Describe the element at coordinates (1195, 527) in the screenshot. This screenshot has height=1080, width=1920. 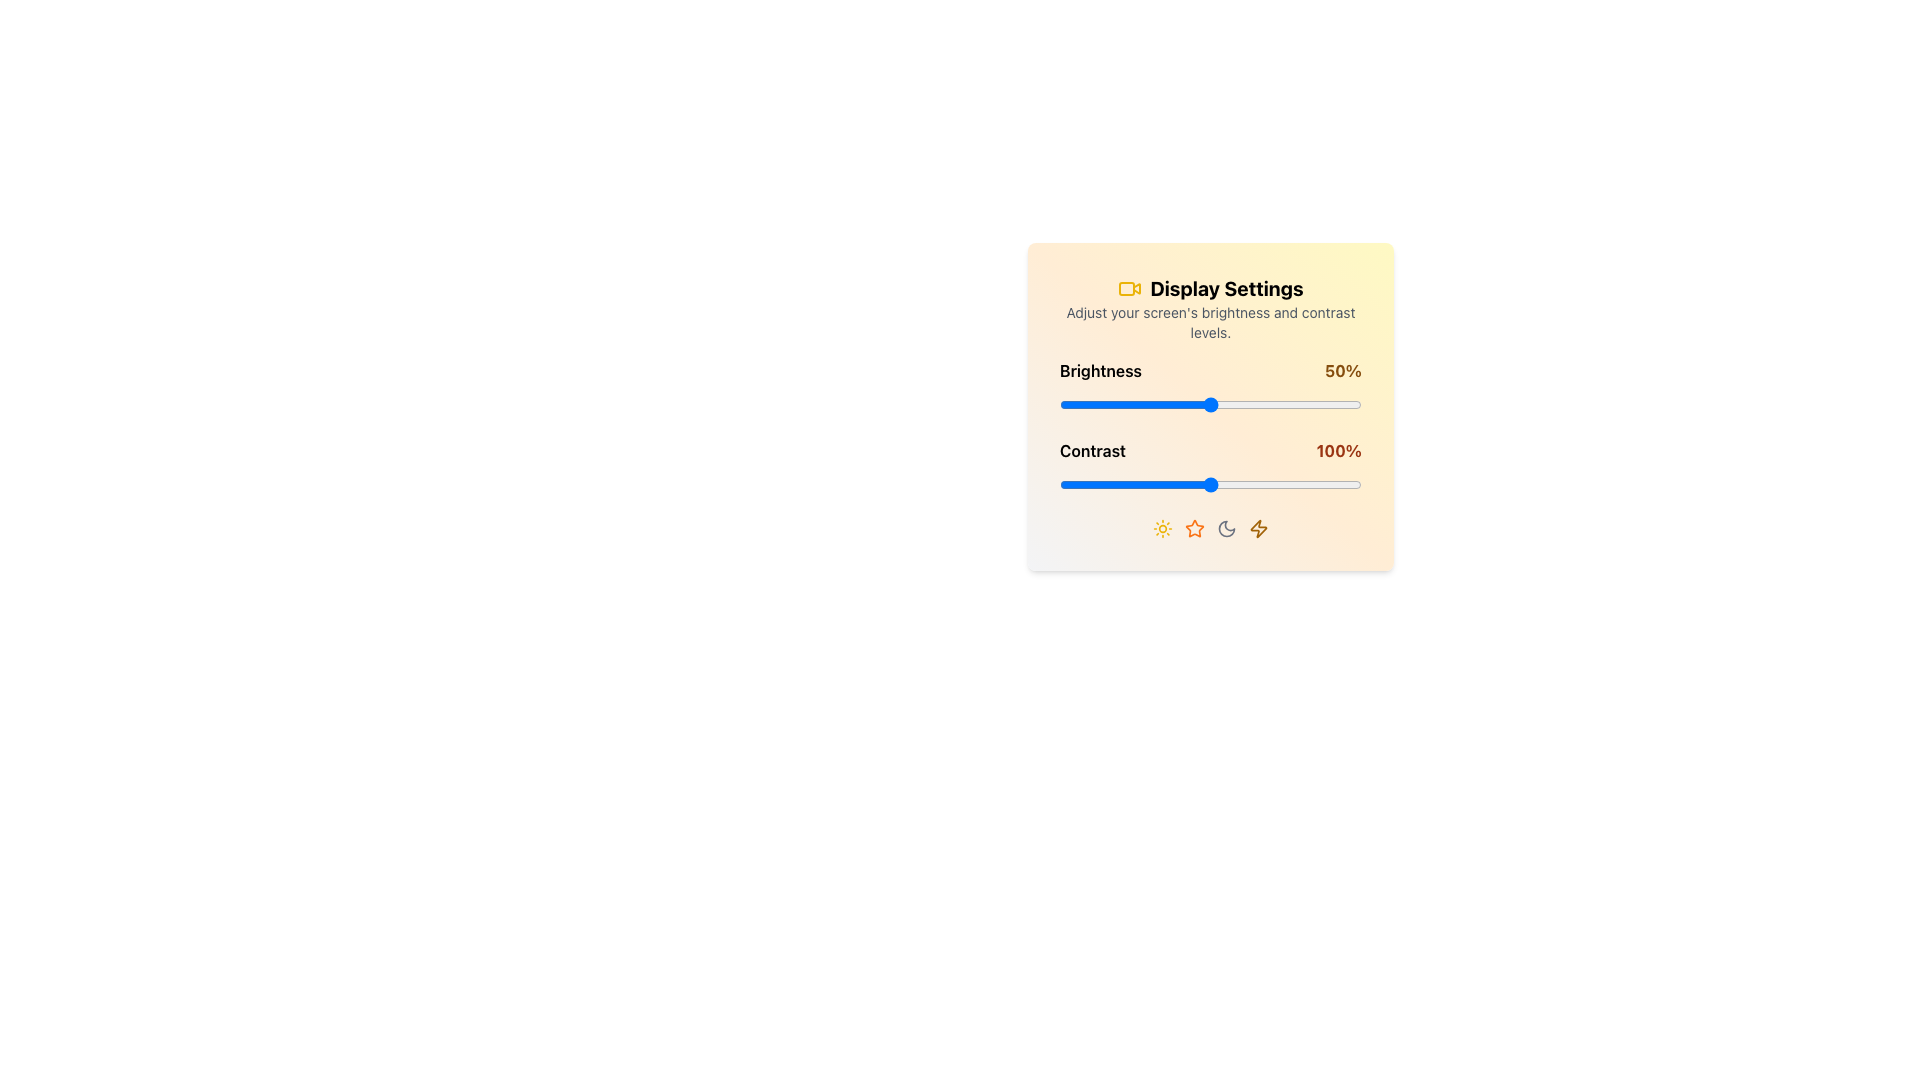
I see `the star-shaped icon outlined in orange, which is the third icon in a row of four icons located at the bottom of the 'Display Settings' modal` at that location.